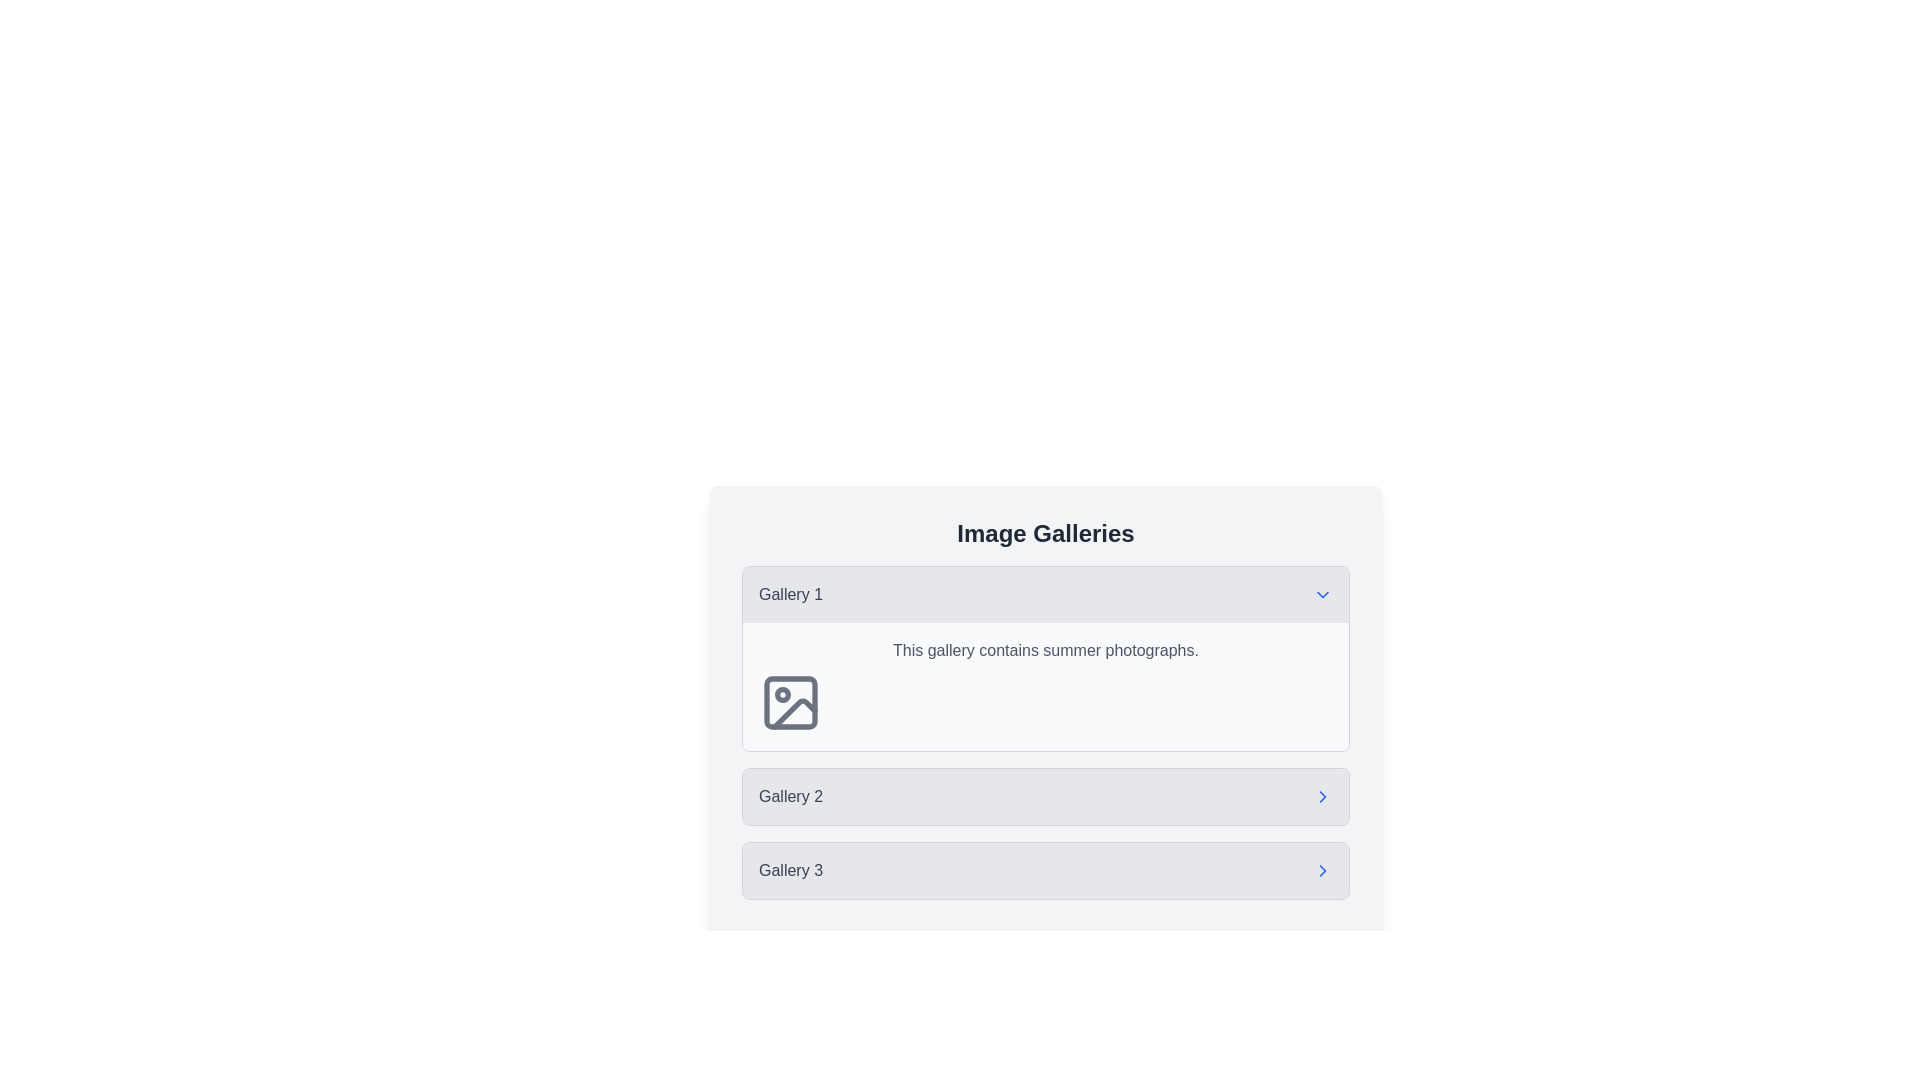 This screenshot has height=1080, width=1920. What do you see at coordinates (1045, 532) in the screenshot?
I see `the prominently styled heading text label reading 'Image Galleries' at the top of the section` at bounding box center [1045, 532].